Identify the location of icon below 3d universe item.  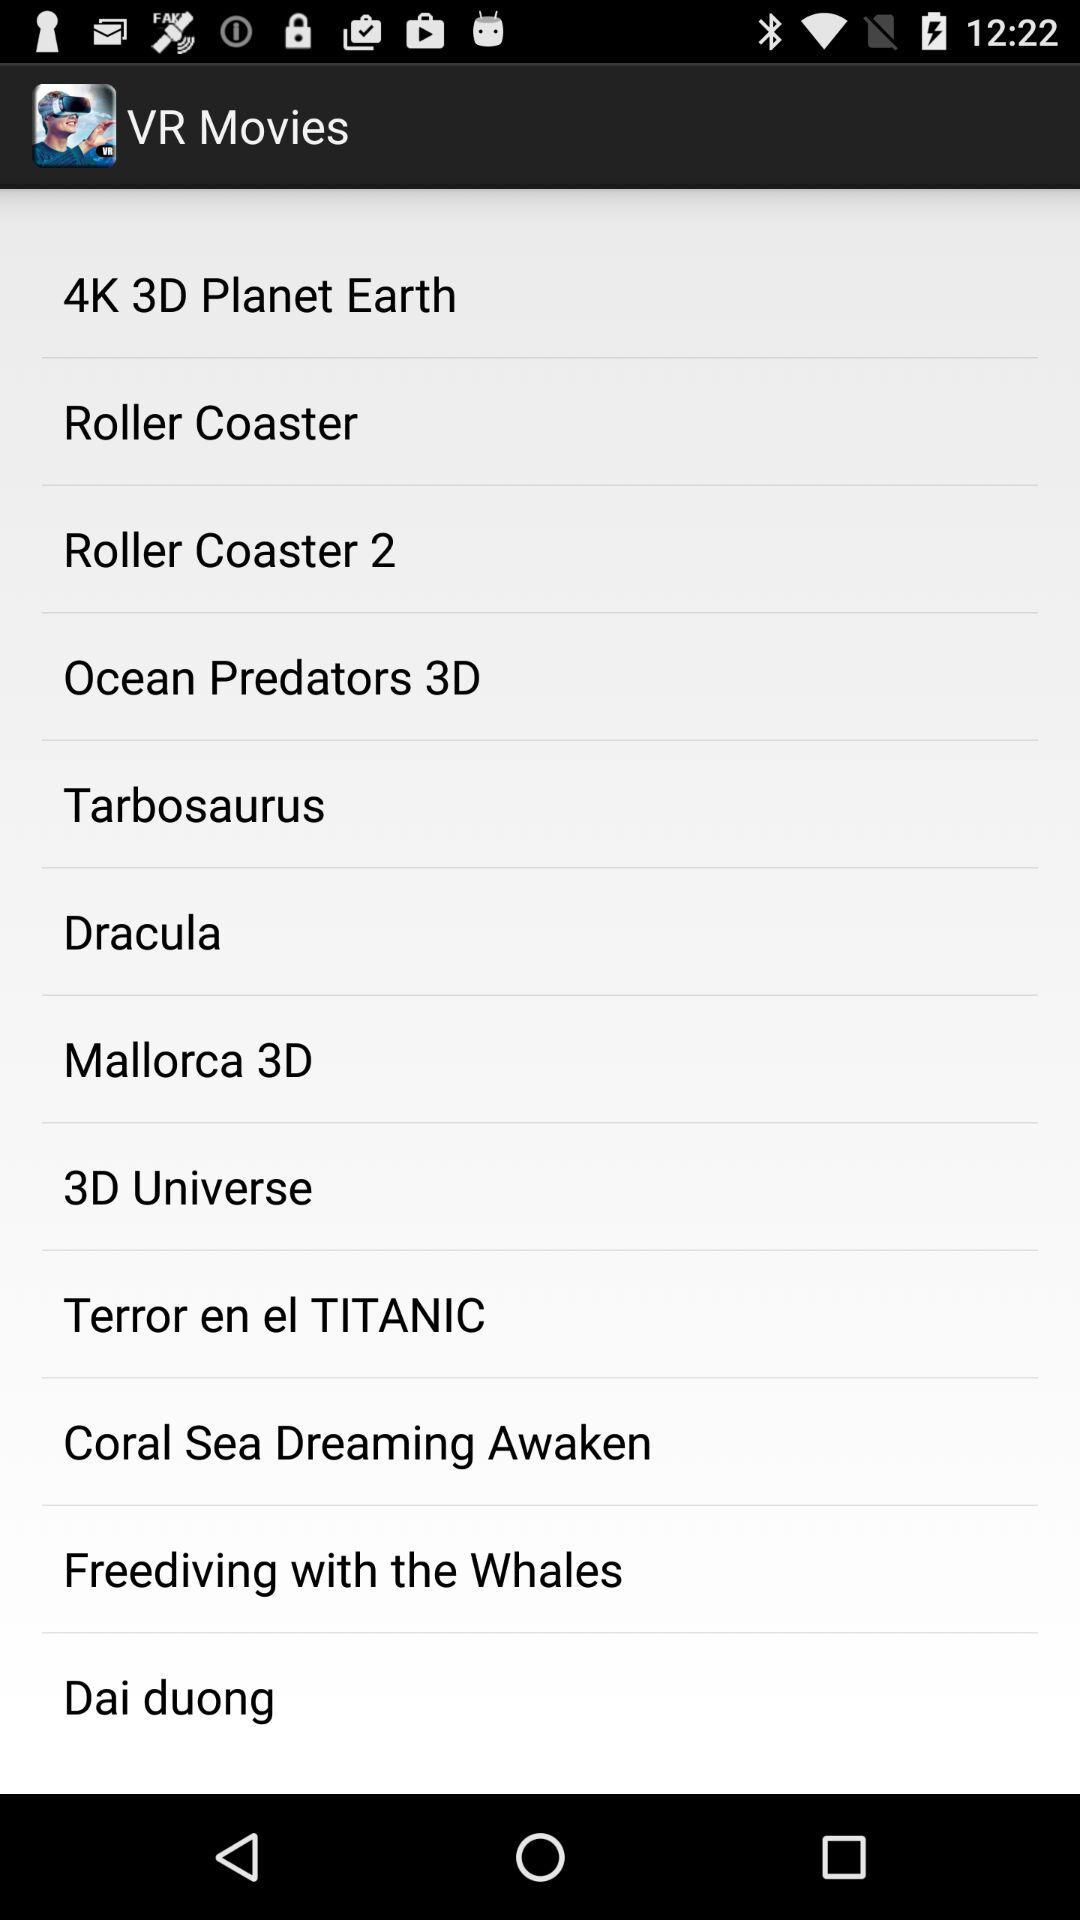
(540, 1314).